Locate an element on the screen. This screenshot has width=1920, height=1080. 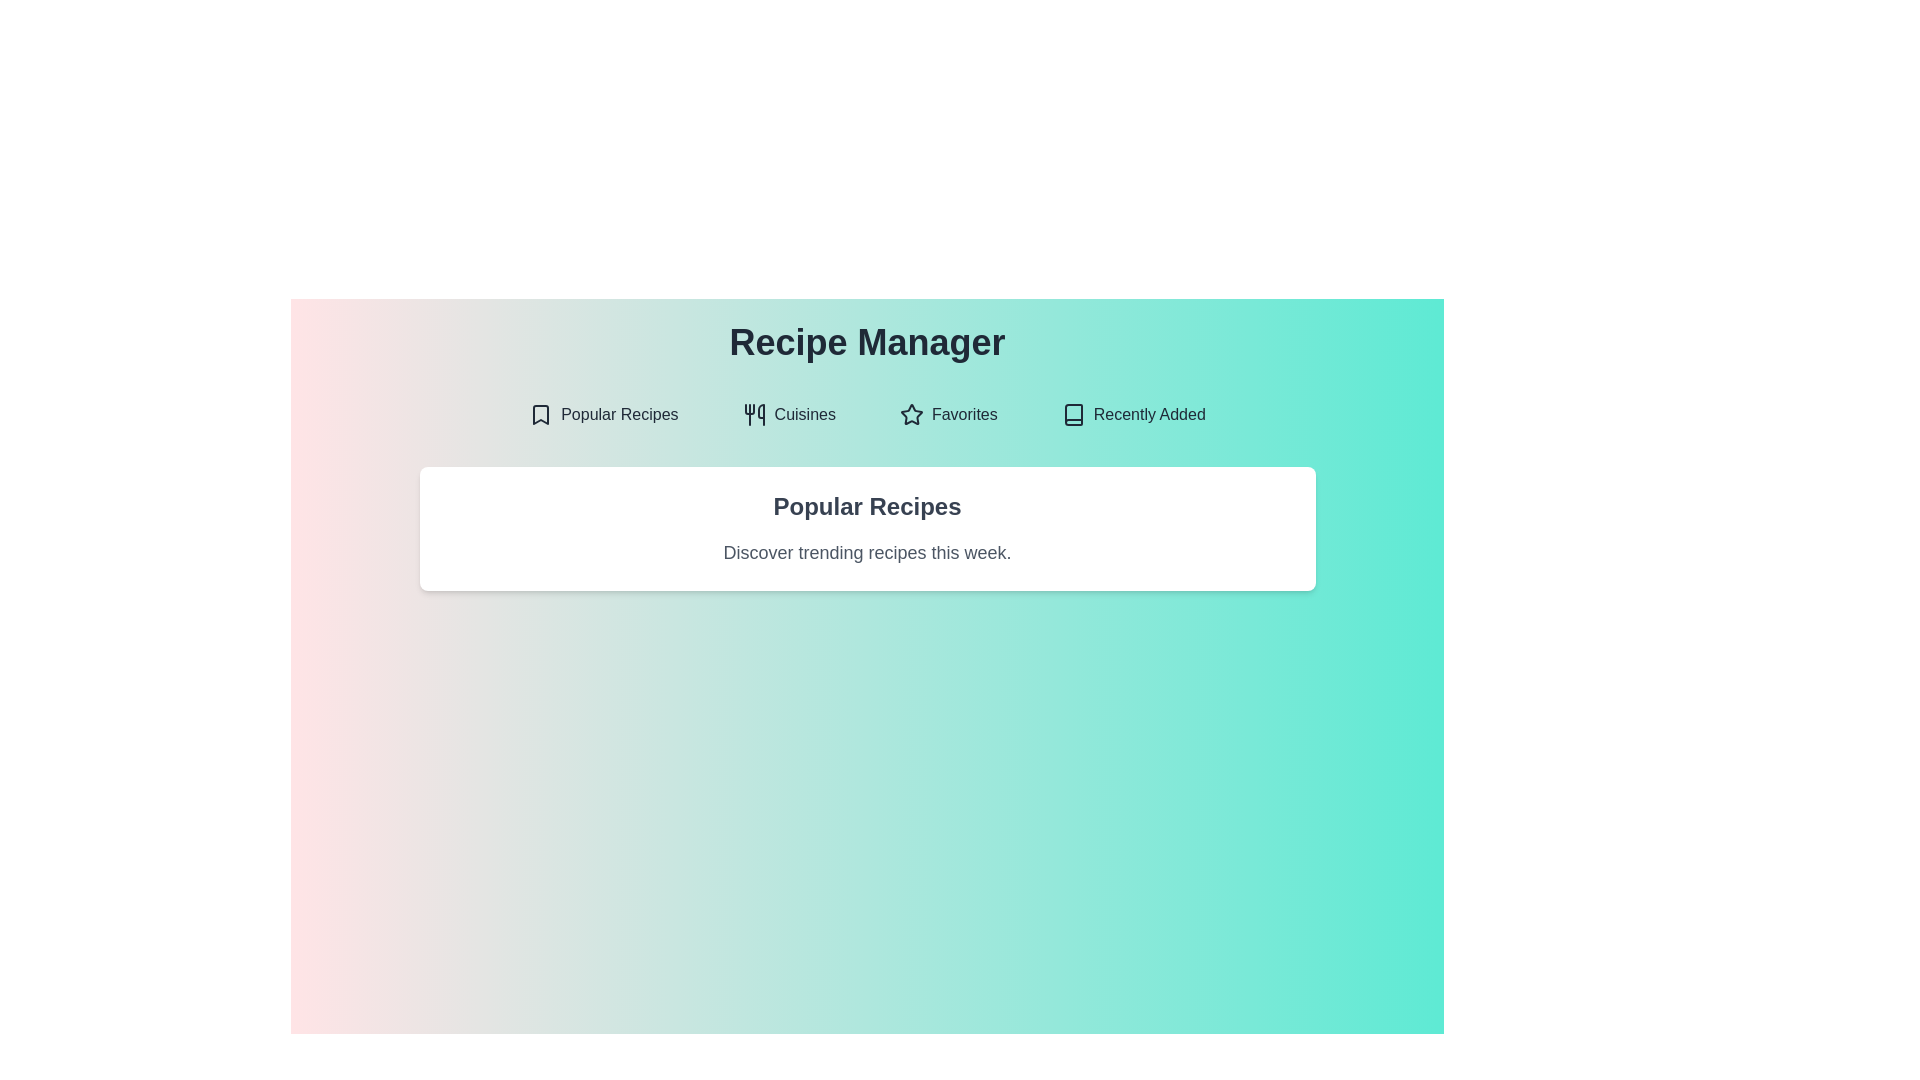
the Popular Recipes tab is located at coordinates (602, 414).